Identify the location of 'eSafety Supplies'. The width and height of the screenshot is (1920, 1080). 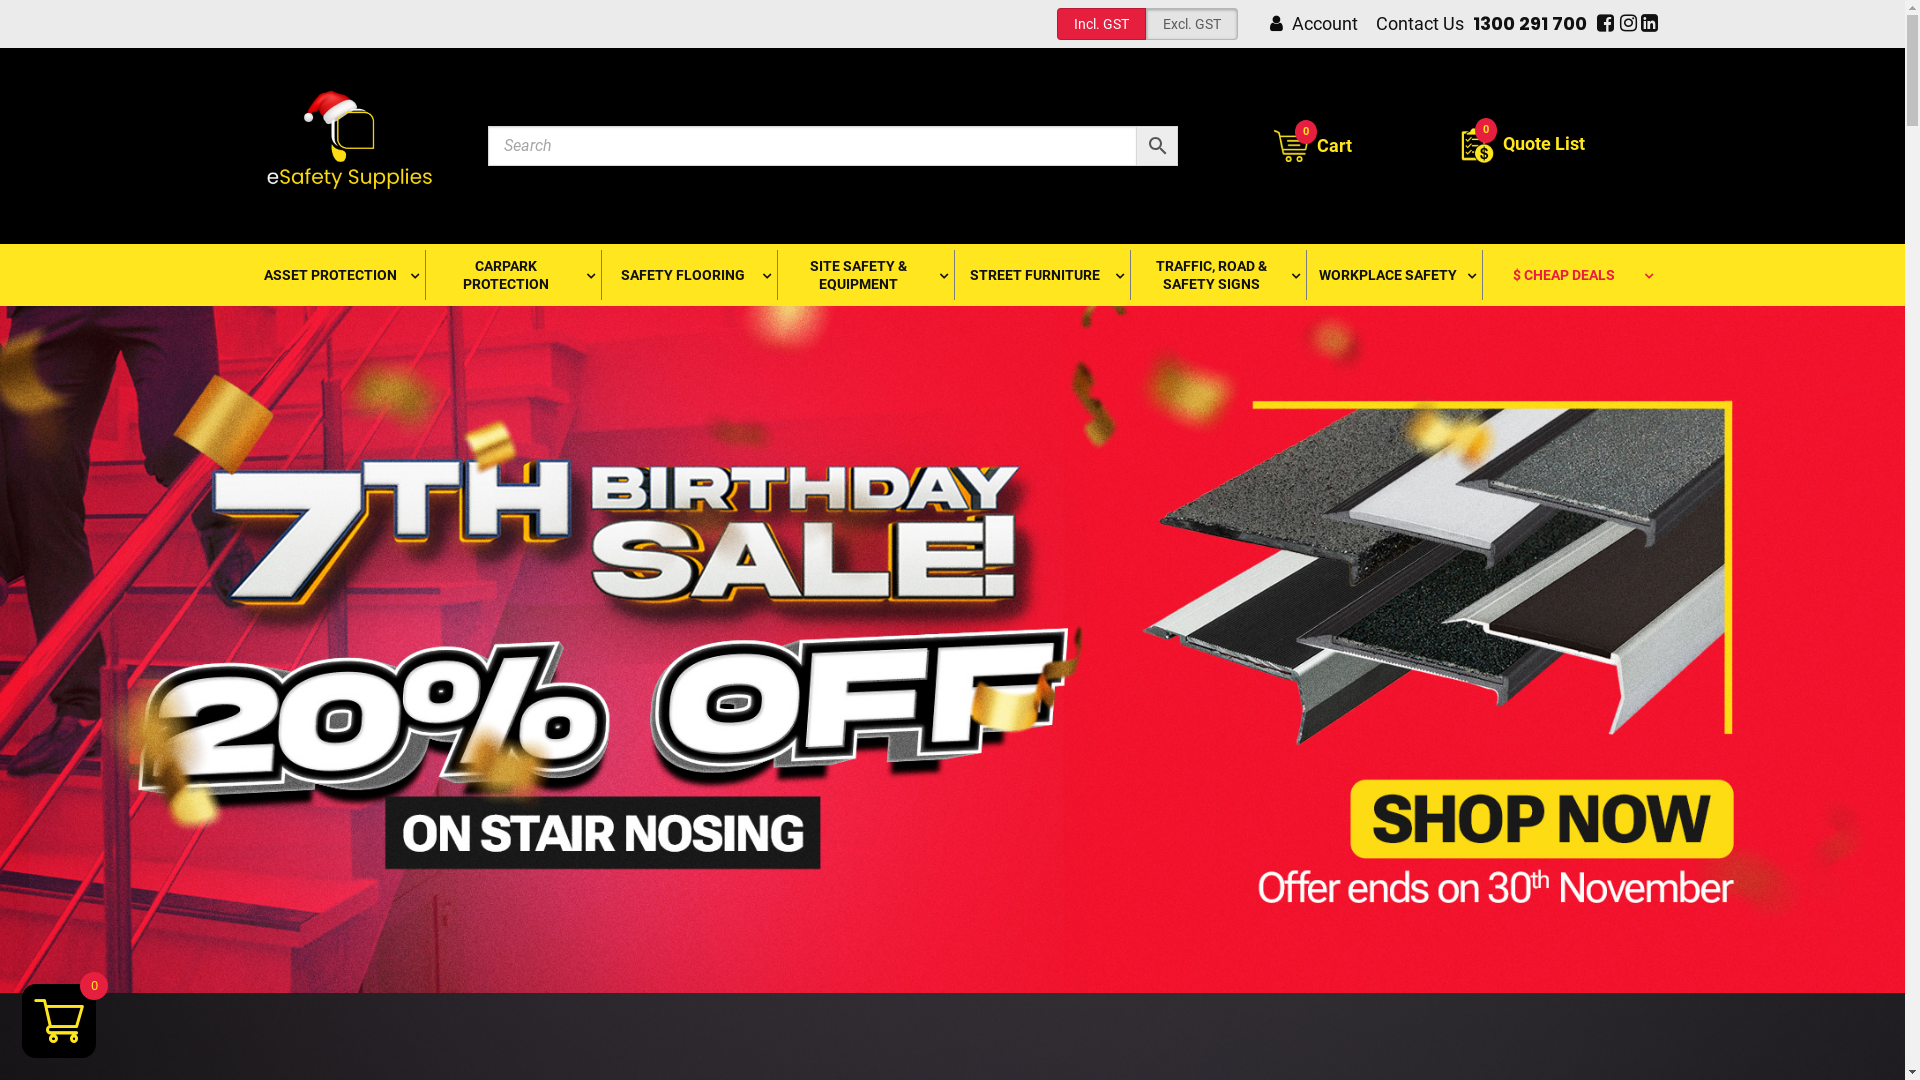
(247, 145).